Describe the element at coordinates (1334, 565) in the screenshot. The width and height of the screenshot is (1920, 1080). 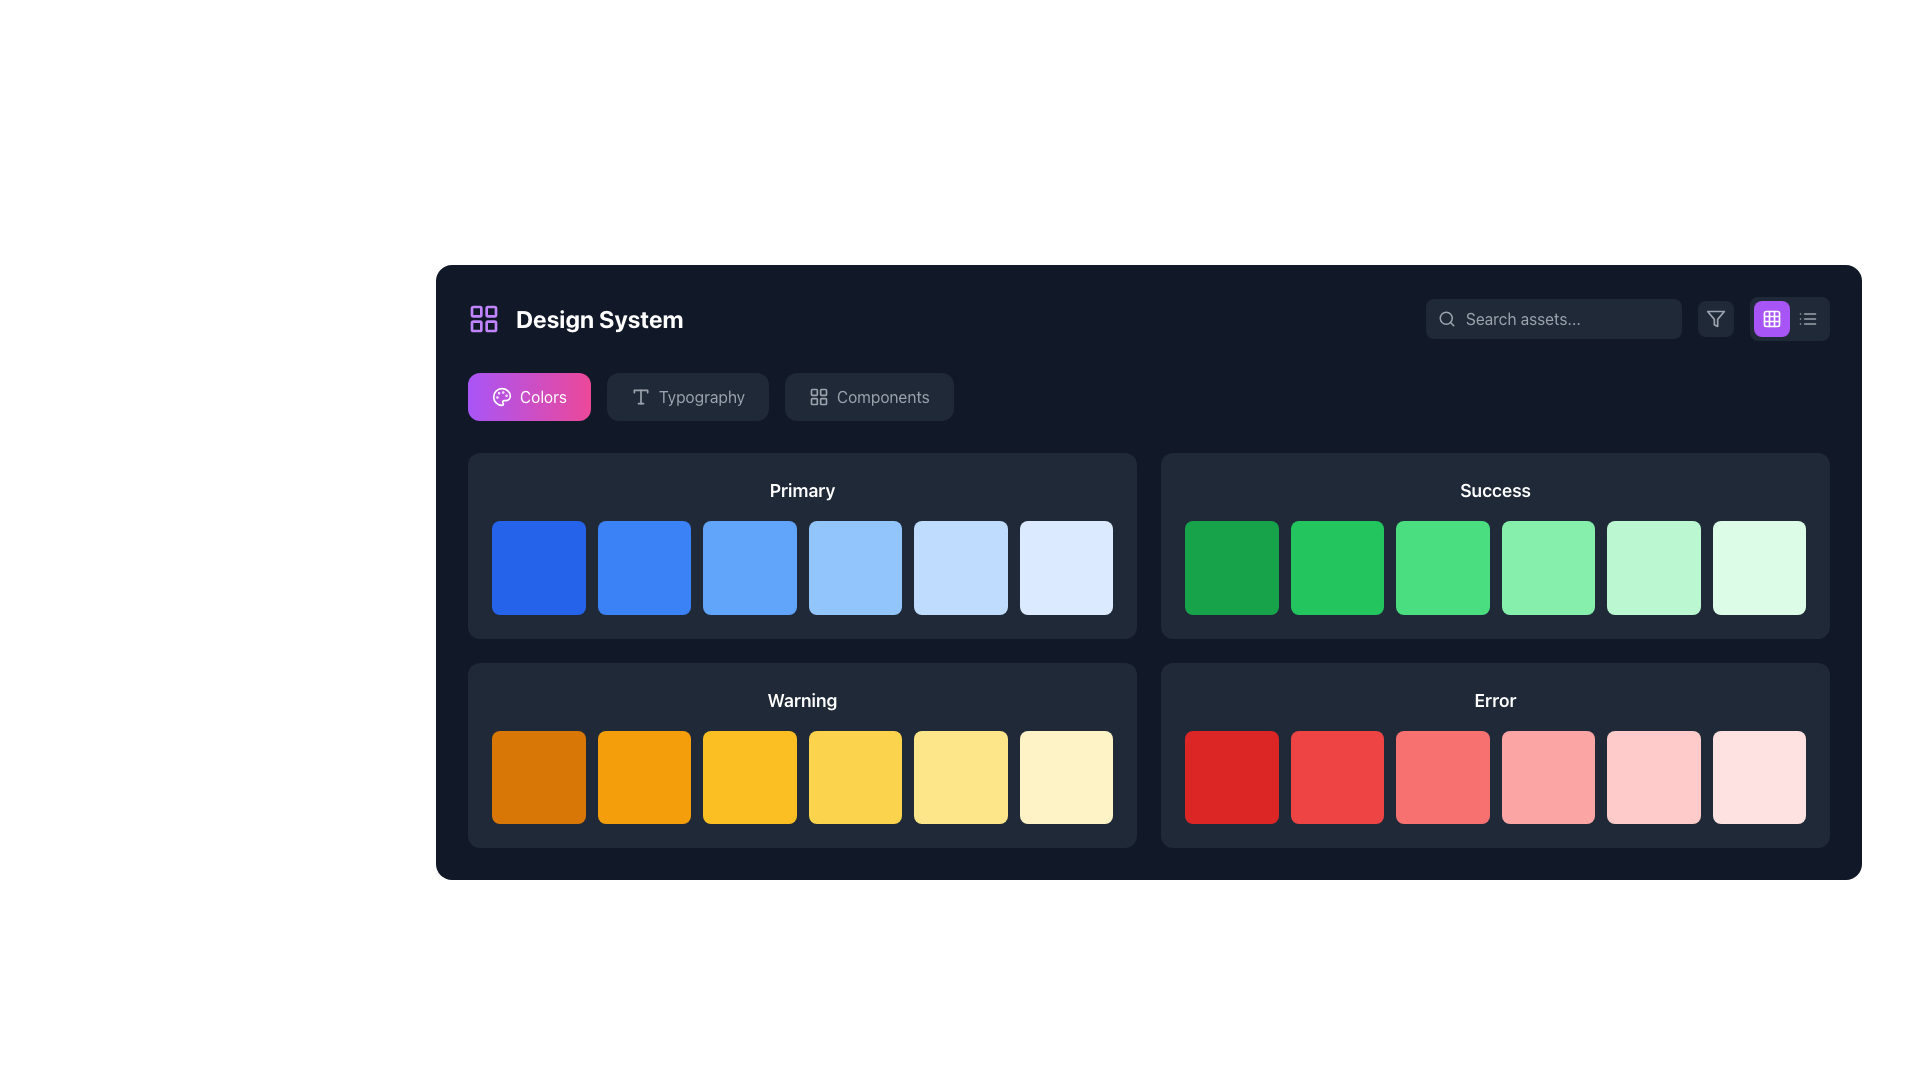
I see `the second selectable color tile` at that location.